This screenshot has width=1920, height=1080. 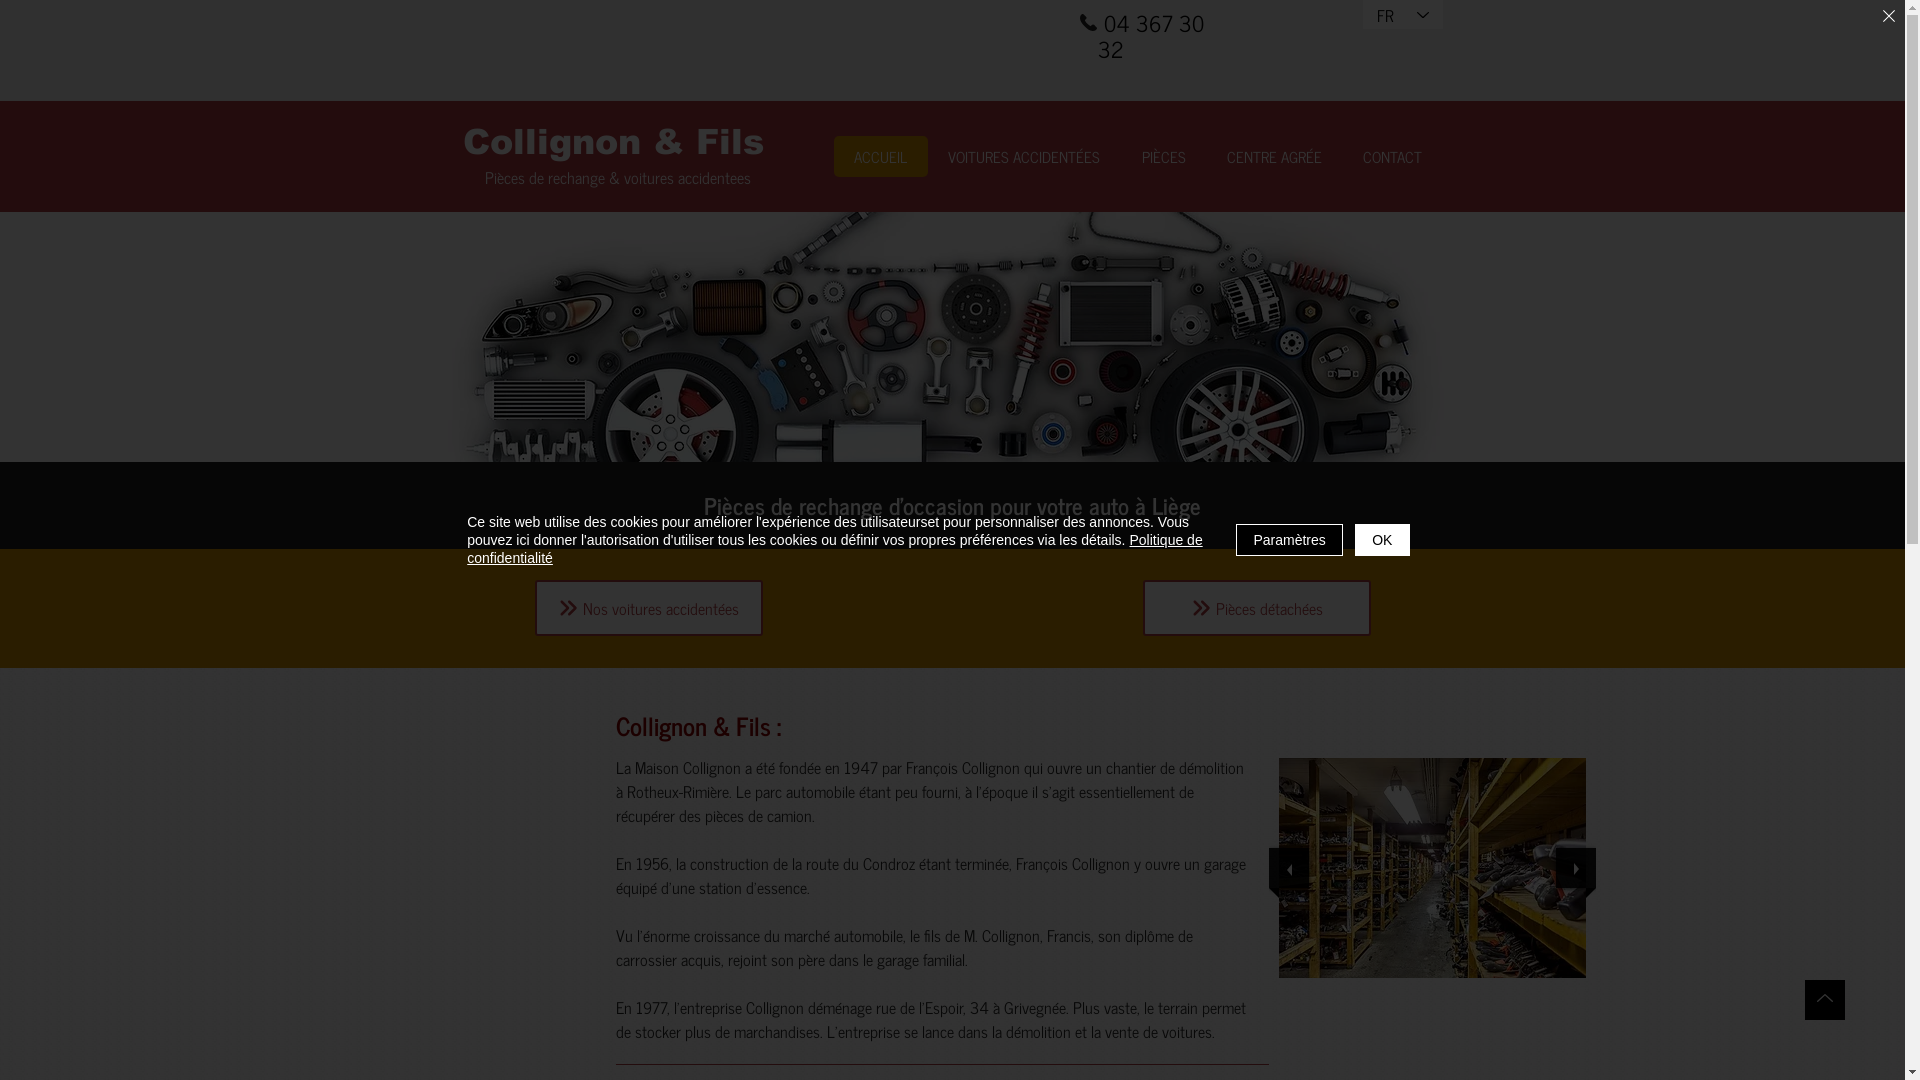 I want to click on 'CONTACT', so click(x=1391, y=155).